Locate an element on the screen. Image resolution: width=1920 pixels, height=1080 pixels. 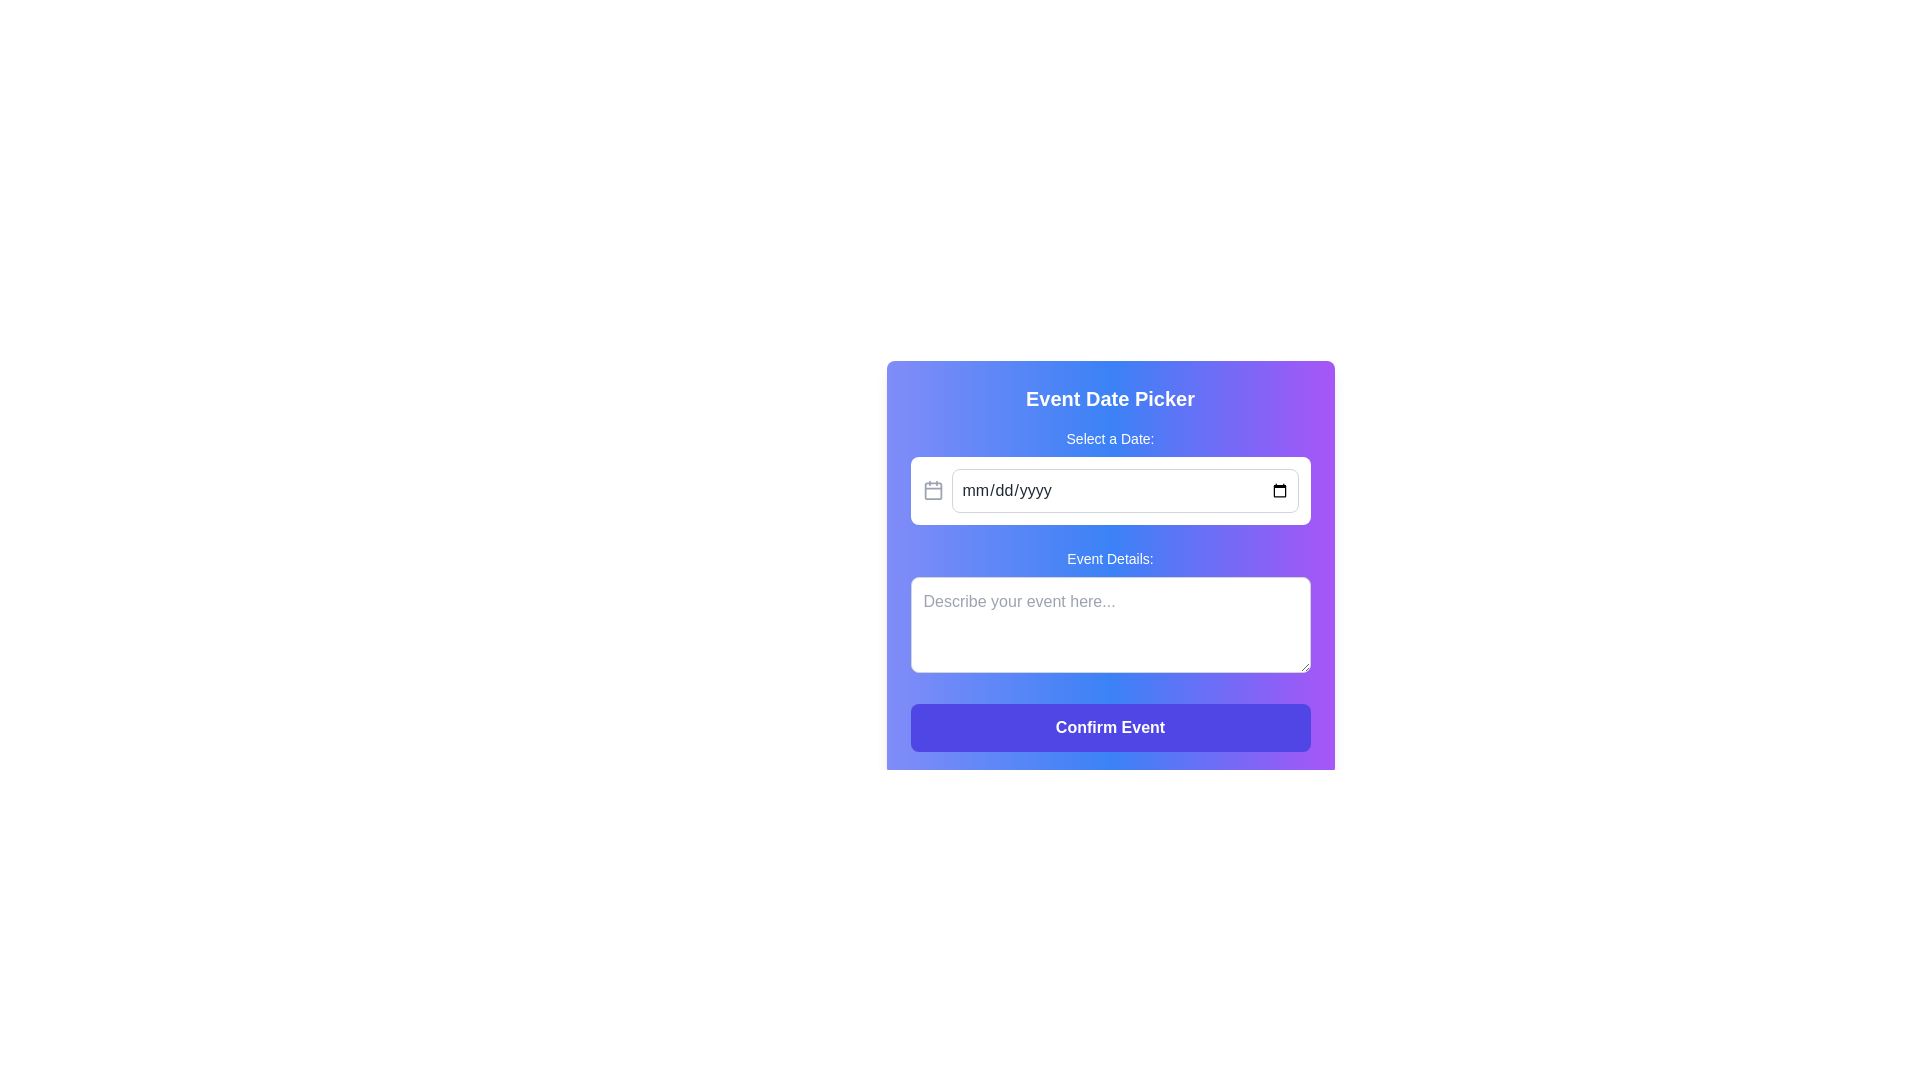
the text label displaying 'Event Details:' which is styled with a medium font weight and located above the text input field, on a background transitioning from blue to purple is located at coordinates (1109, 559).